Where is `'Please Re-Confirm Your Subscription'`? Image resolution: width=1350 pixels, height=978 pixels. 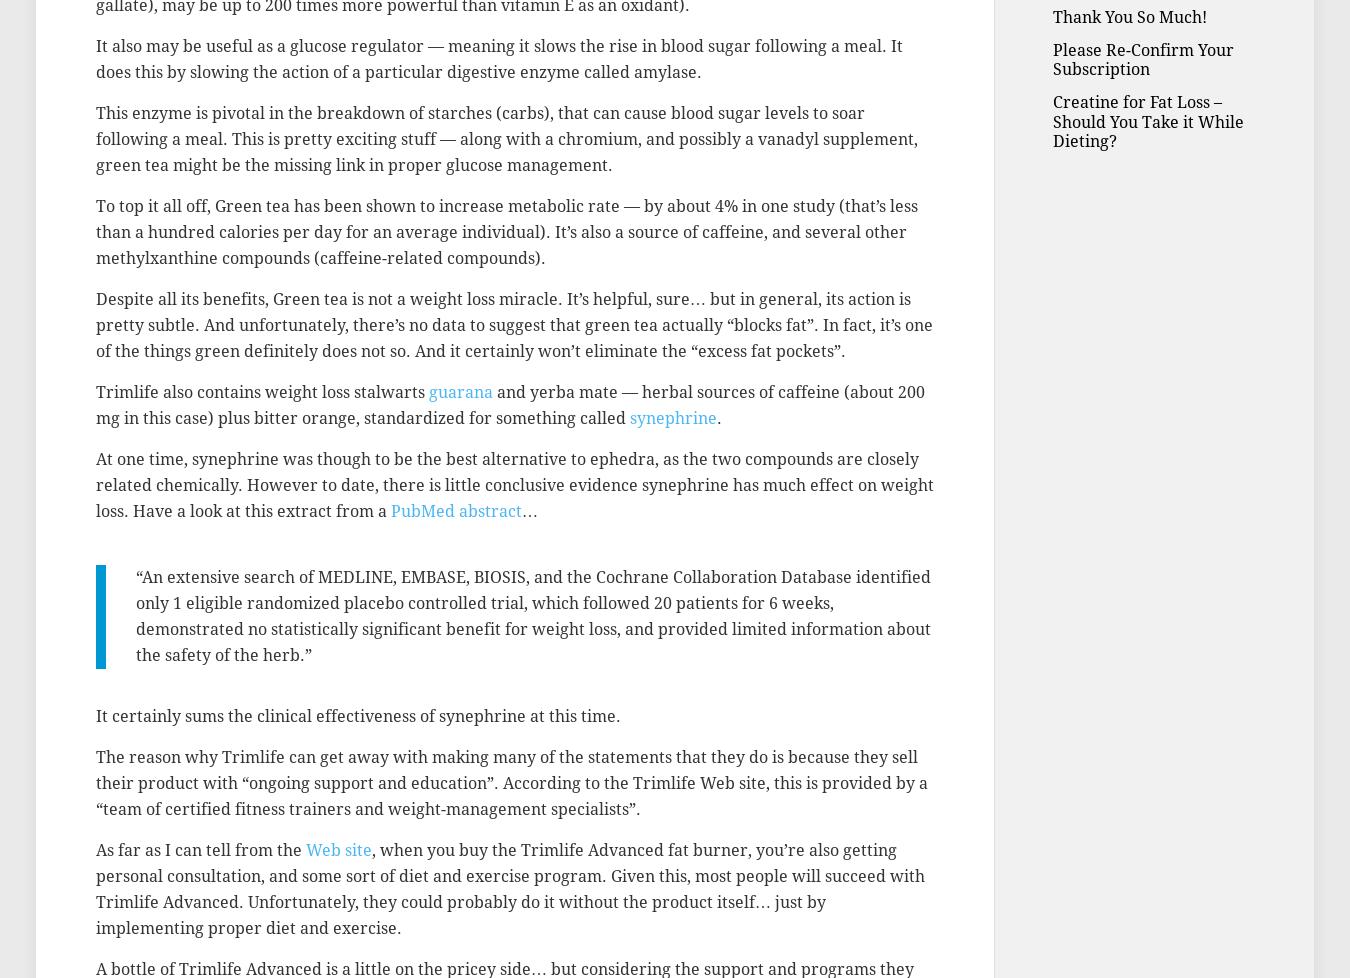 'Please Re-Confirm Your Subscription' is located at coordinates (1142, 59).